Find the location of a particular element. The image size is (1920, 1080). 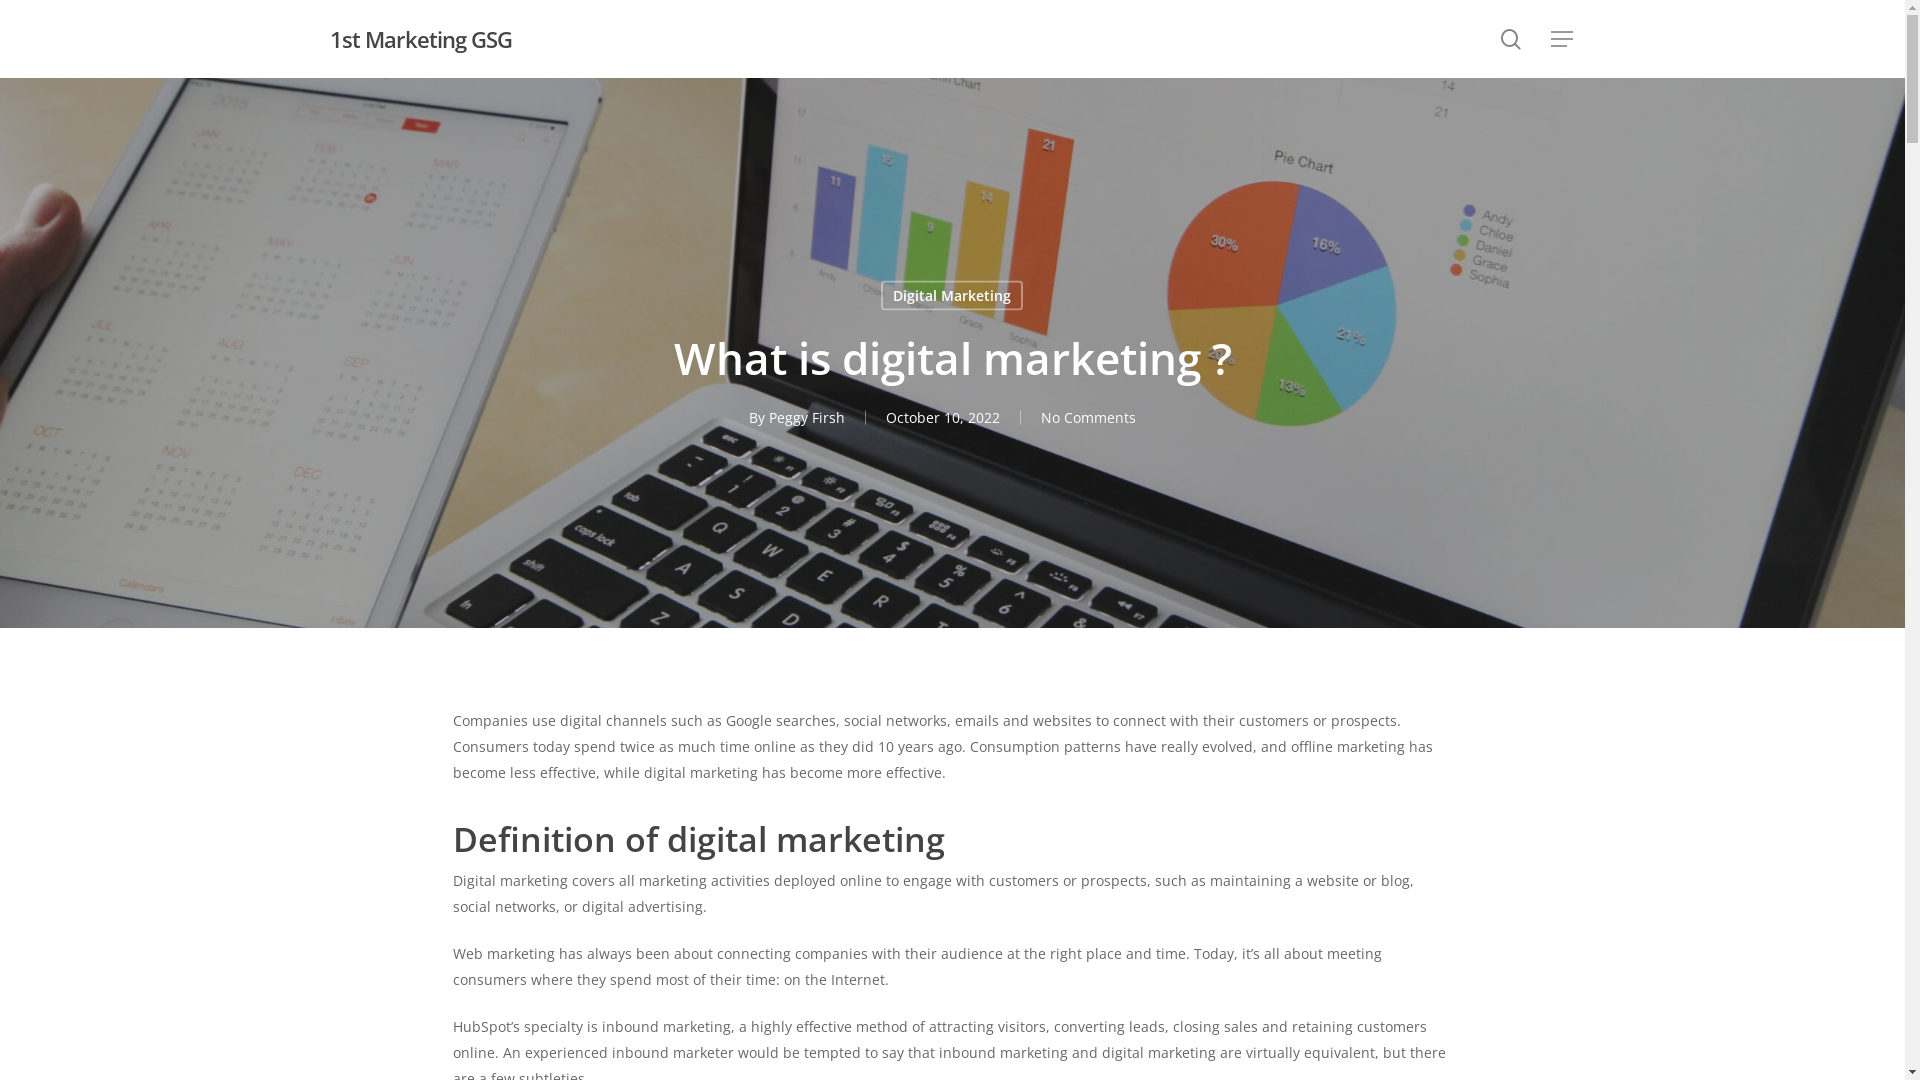

'No Comments' is located at coordinates (1087, 416).